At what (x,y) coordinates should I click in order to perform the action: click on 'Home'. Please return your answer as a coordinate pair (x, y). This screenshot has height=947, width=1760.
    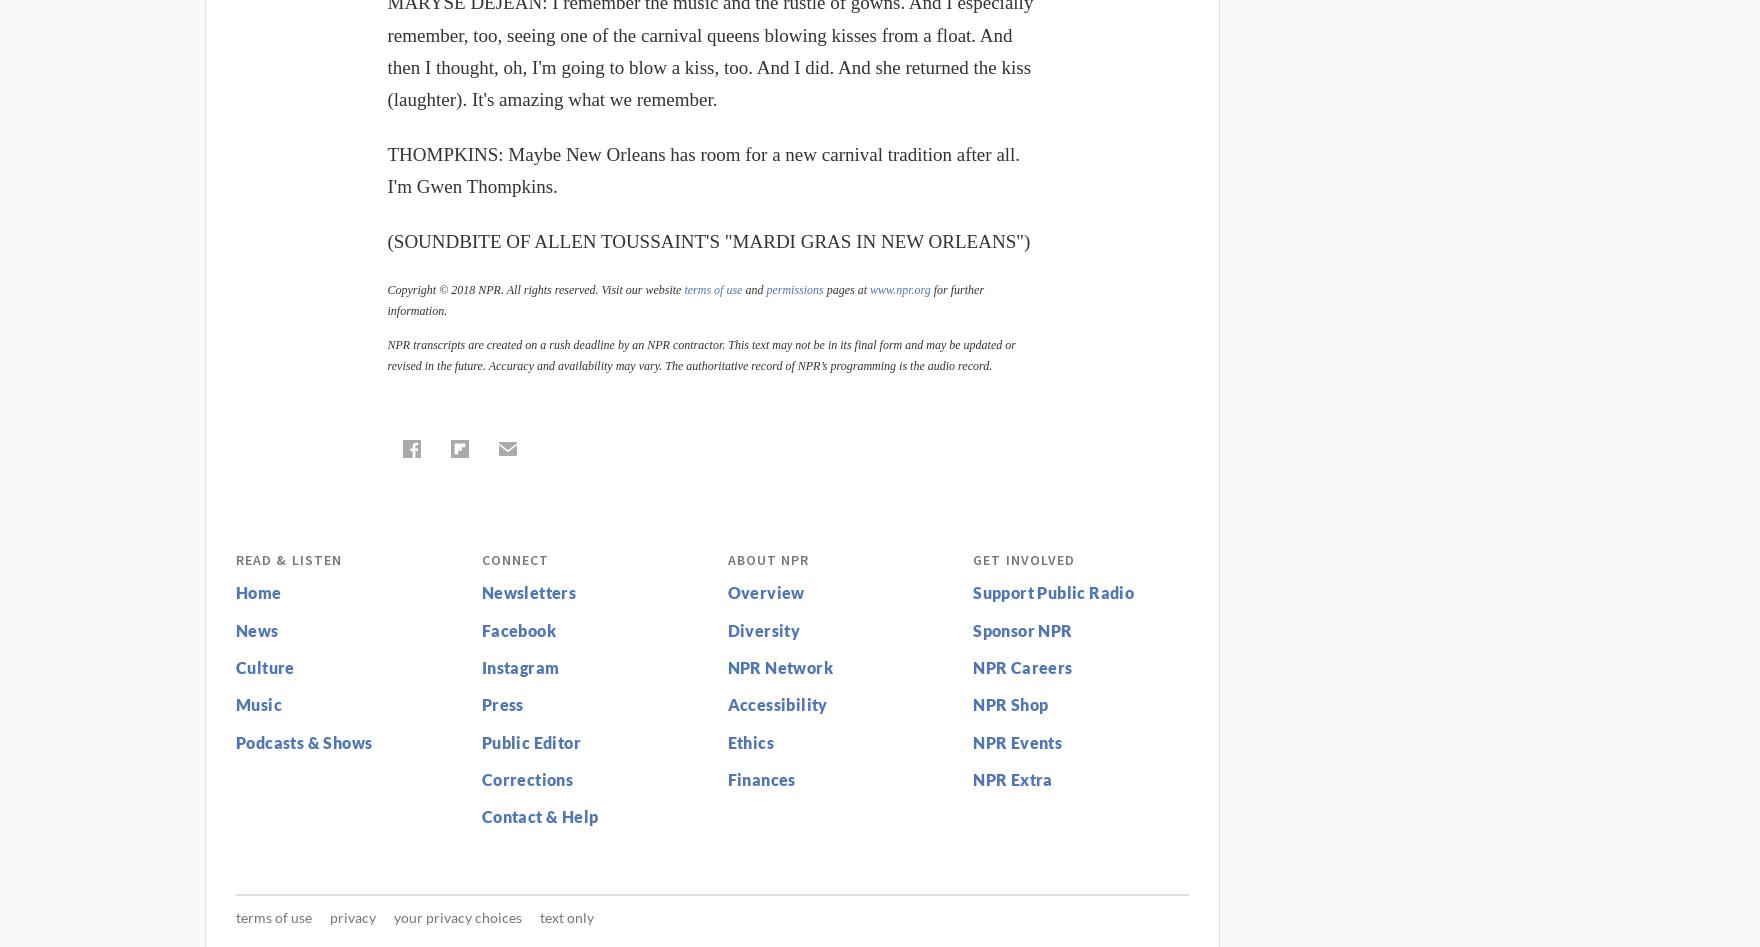
    Looking at the image, I should click on (257, 592).